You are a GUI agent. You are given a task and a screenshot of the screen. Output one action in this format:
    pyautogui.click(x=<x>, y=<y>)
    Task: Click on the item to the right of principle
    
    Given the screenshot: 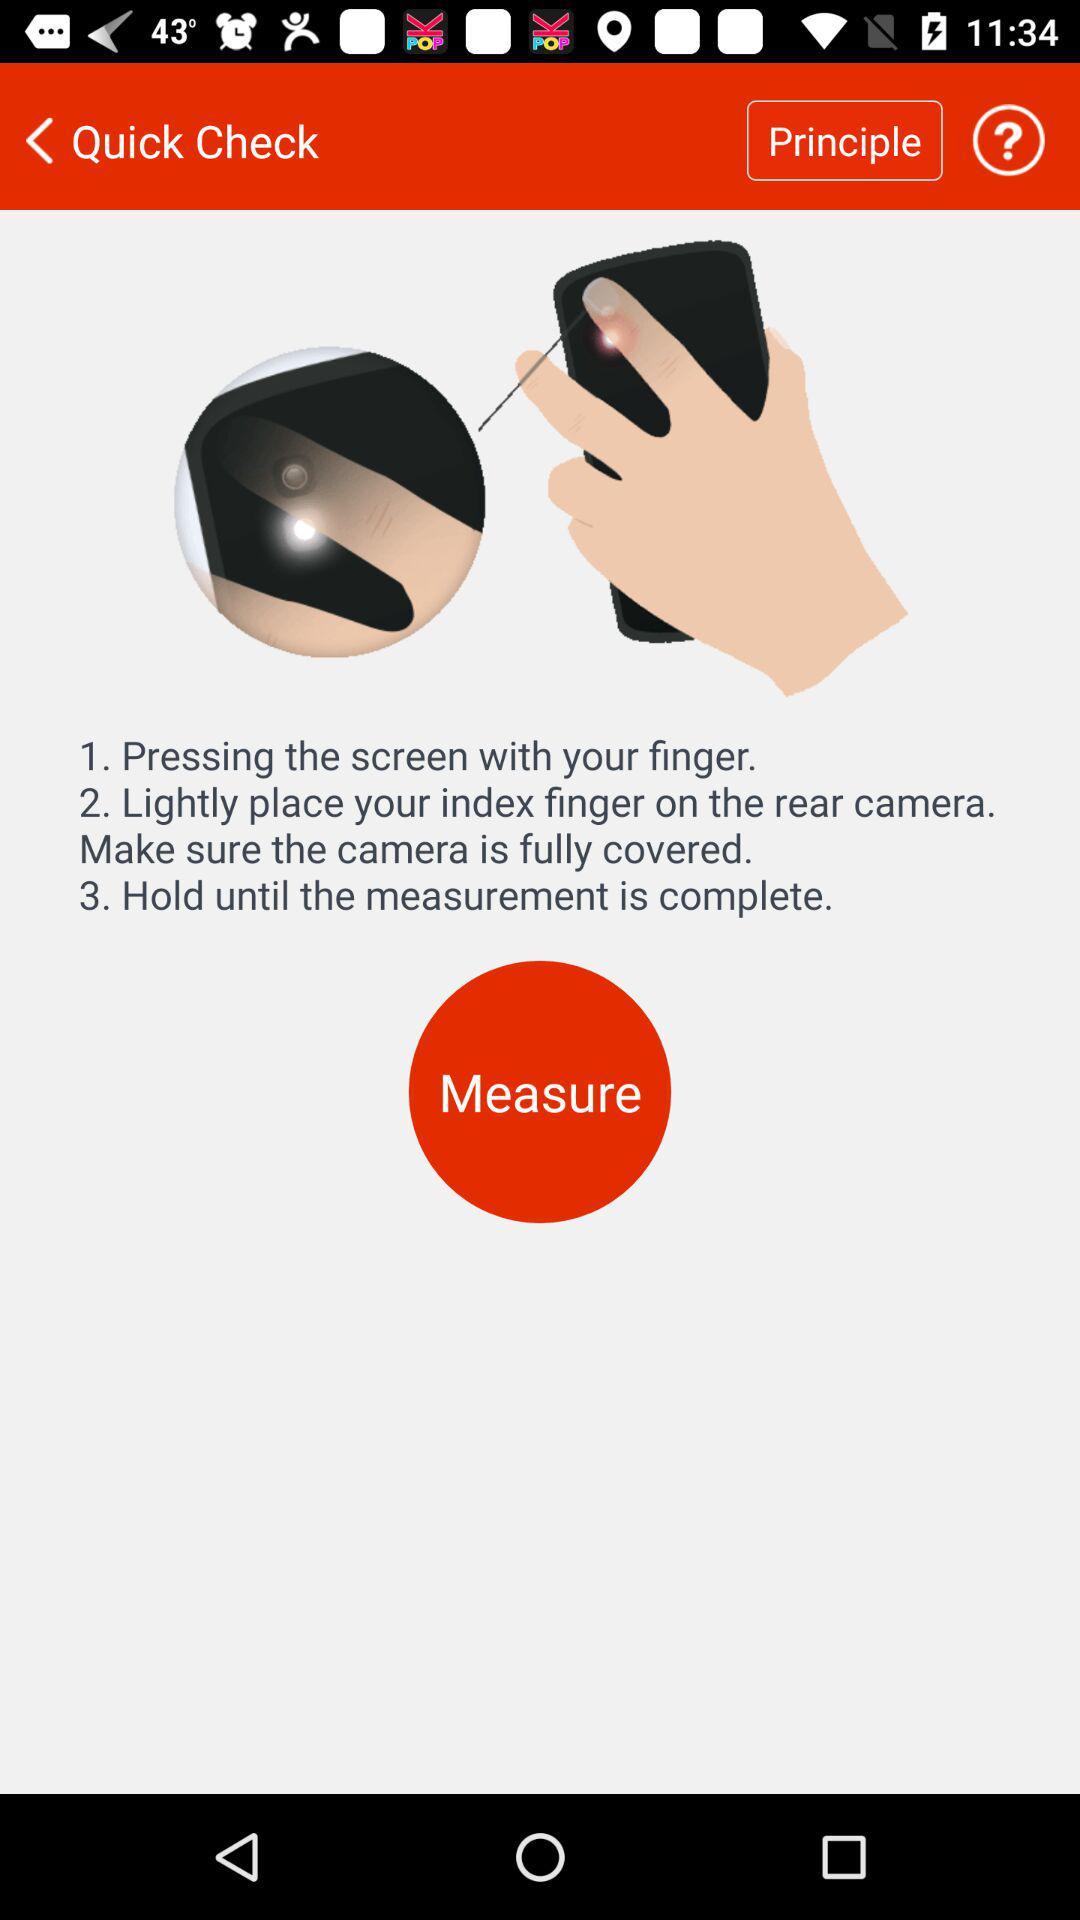 What is the action you would take?
    pyautogui.click(x=1008, y=139)
    